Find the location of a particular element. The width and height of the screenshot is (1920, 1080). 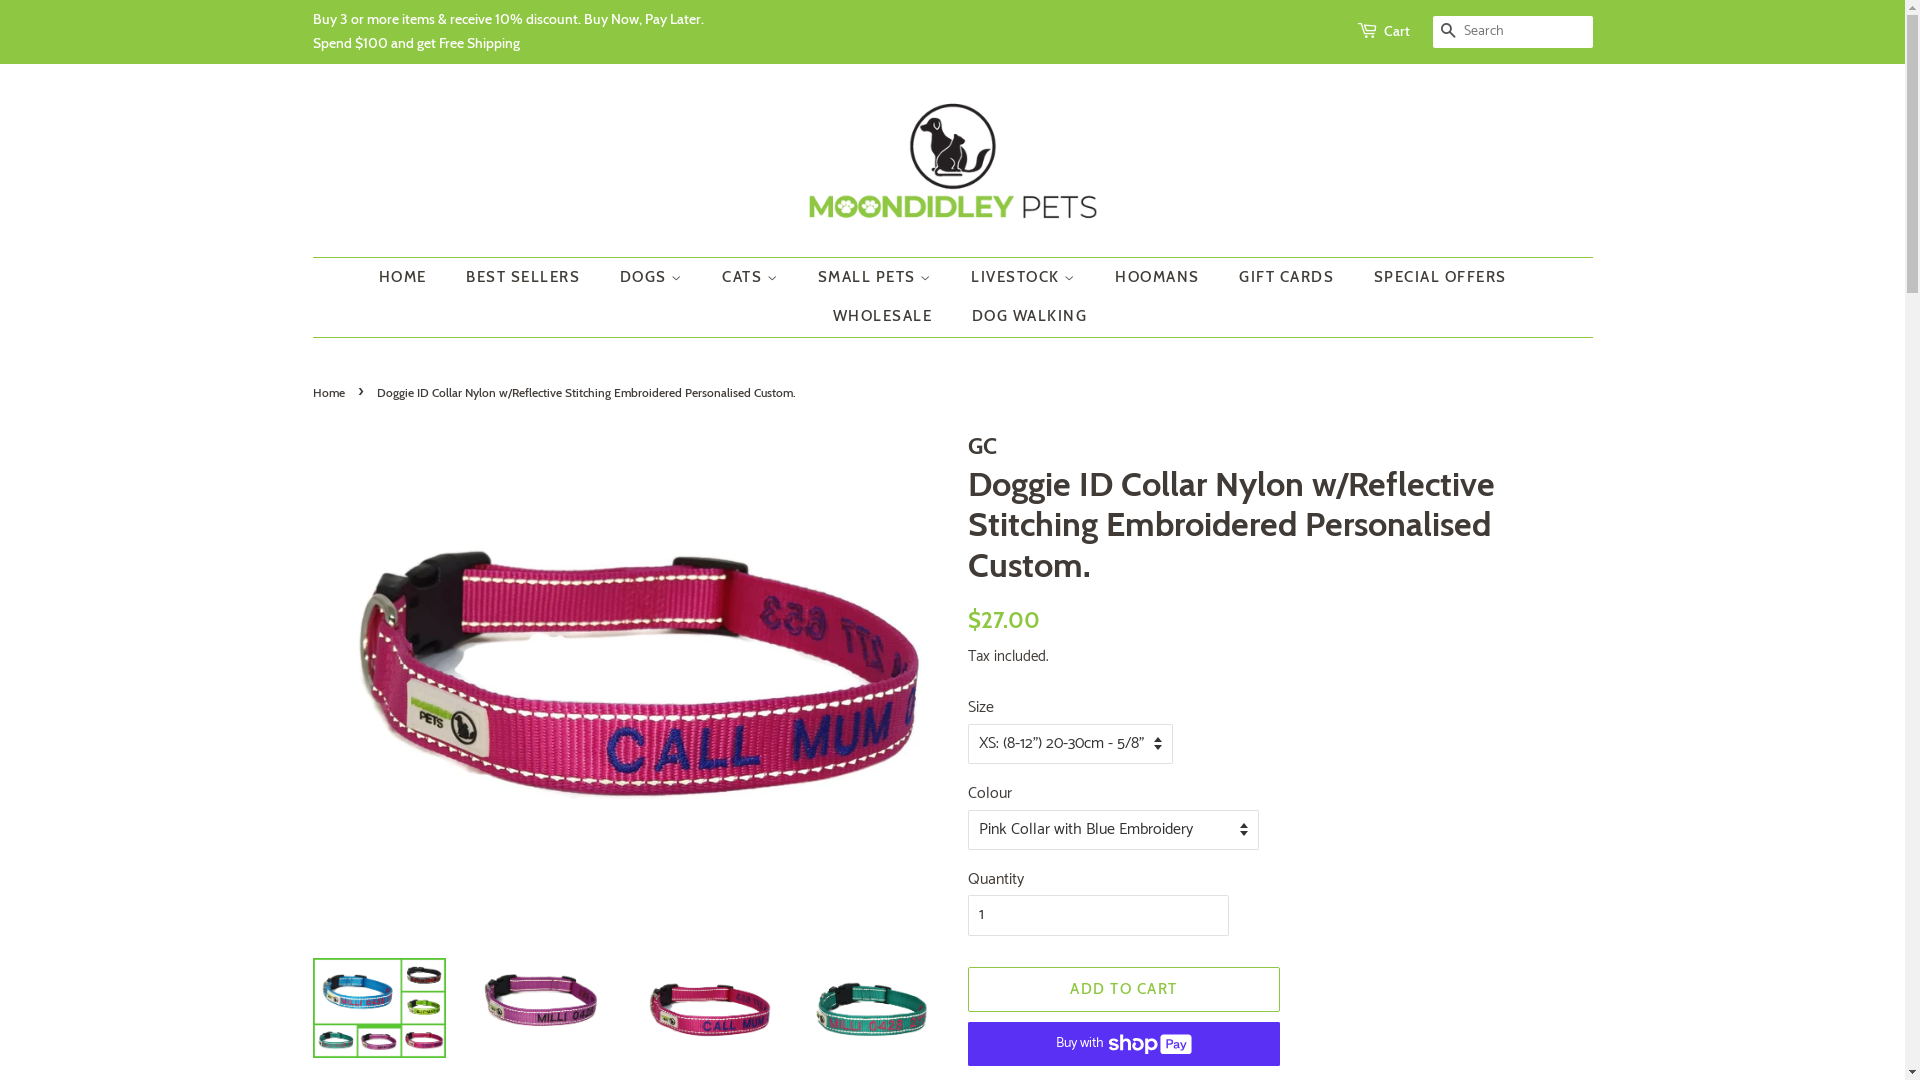

'Cart' is located at coordinates (1395, 31).